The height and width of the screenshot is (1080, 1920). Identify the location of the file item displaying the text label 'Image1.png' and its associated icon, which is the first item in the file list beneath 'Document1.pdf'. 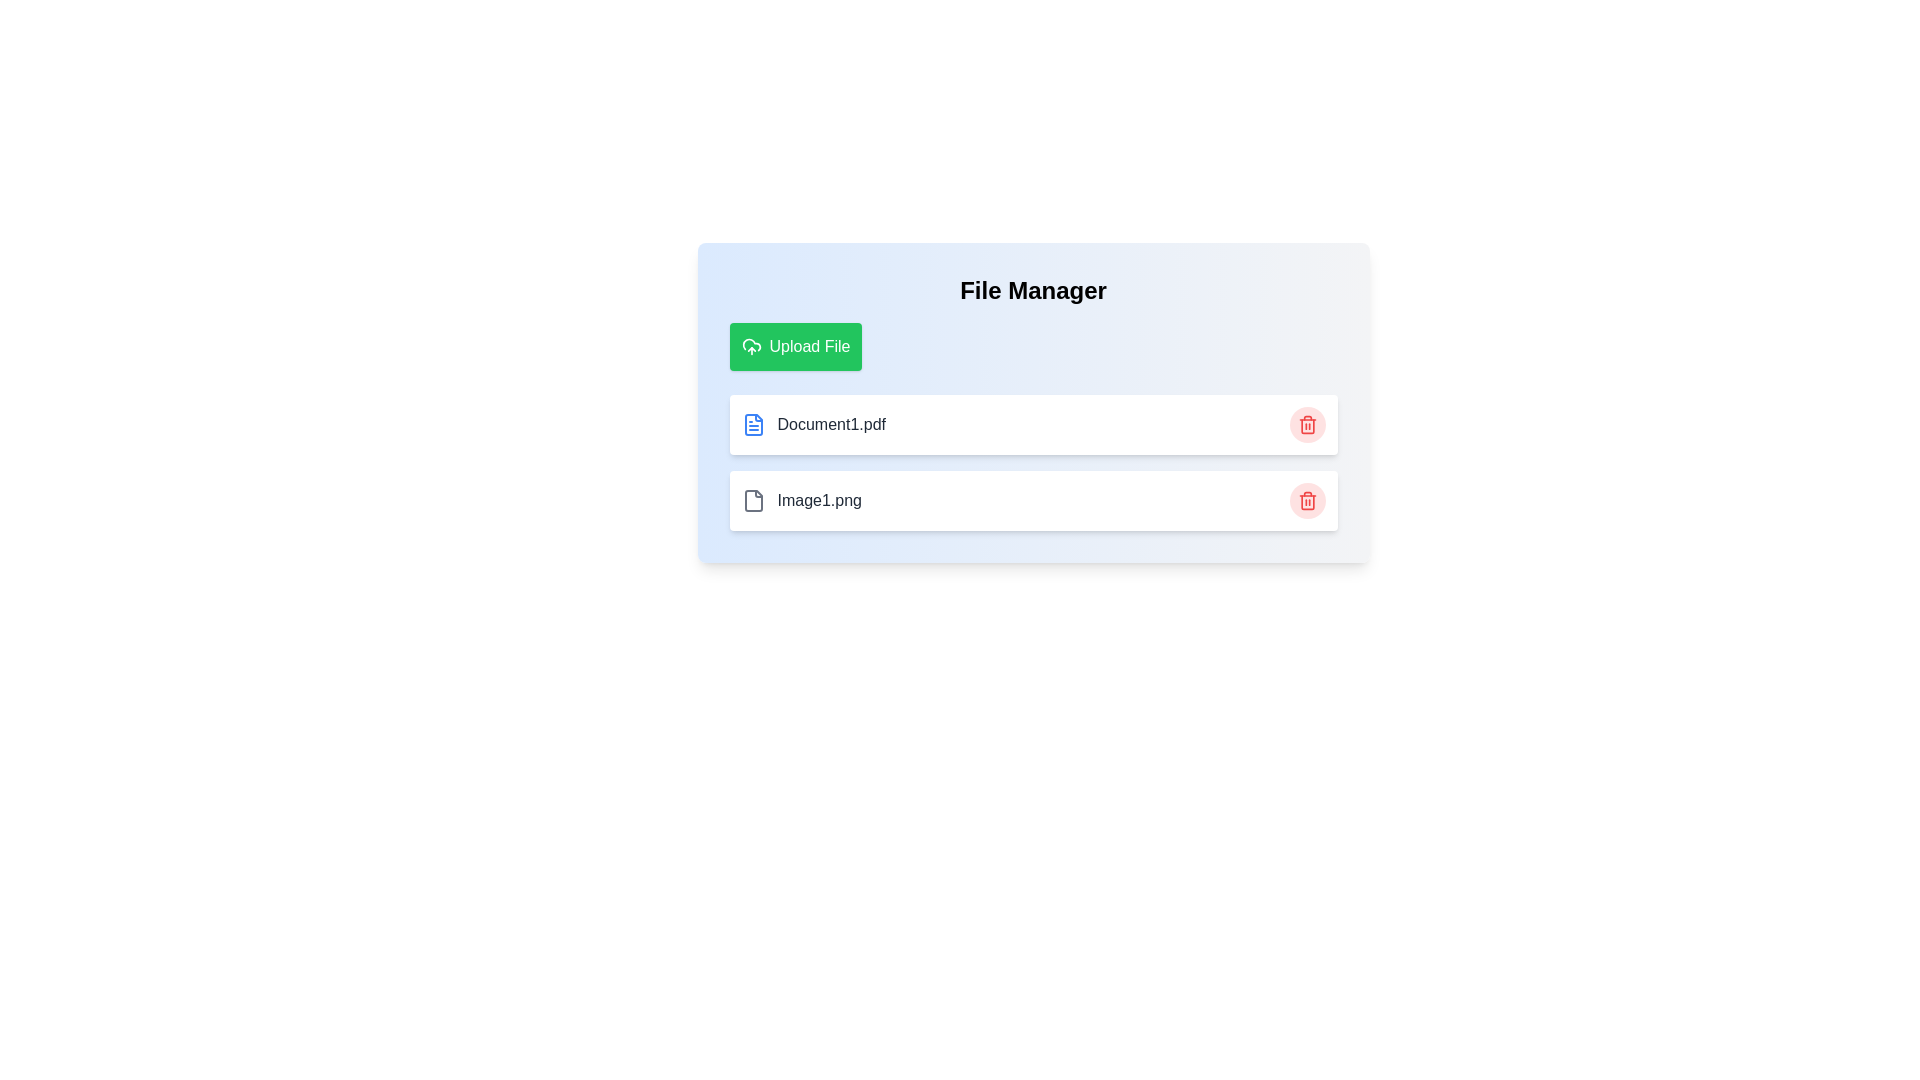
(801, 500).